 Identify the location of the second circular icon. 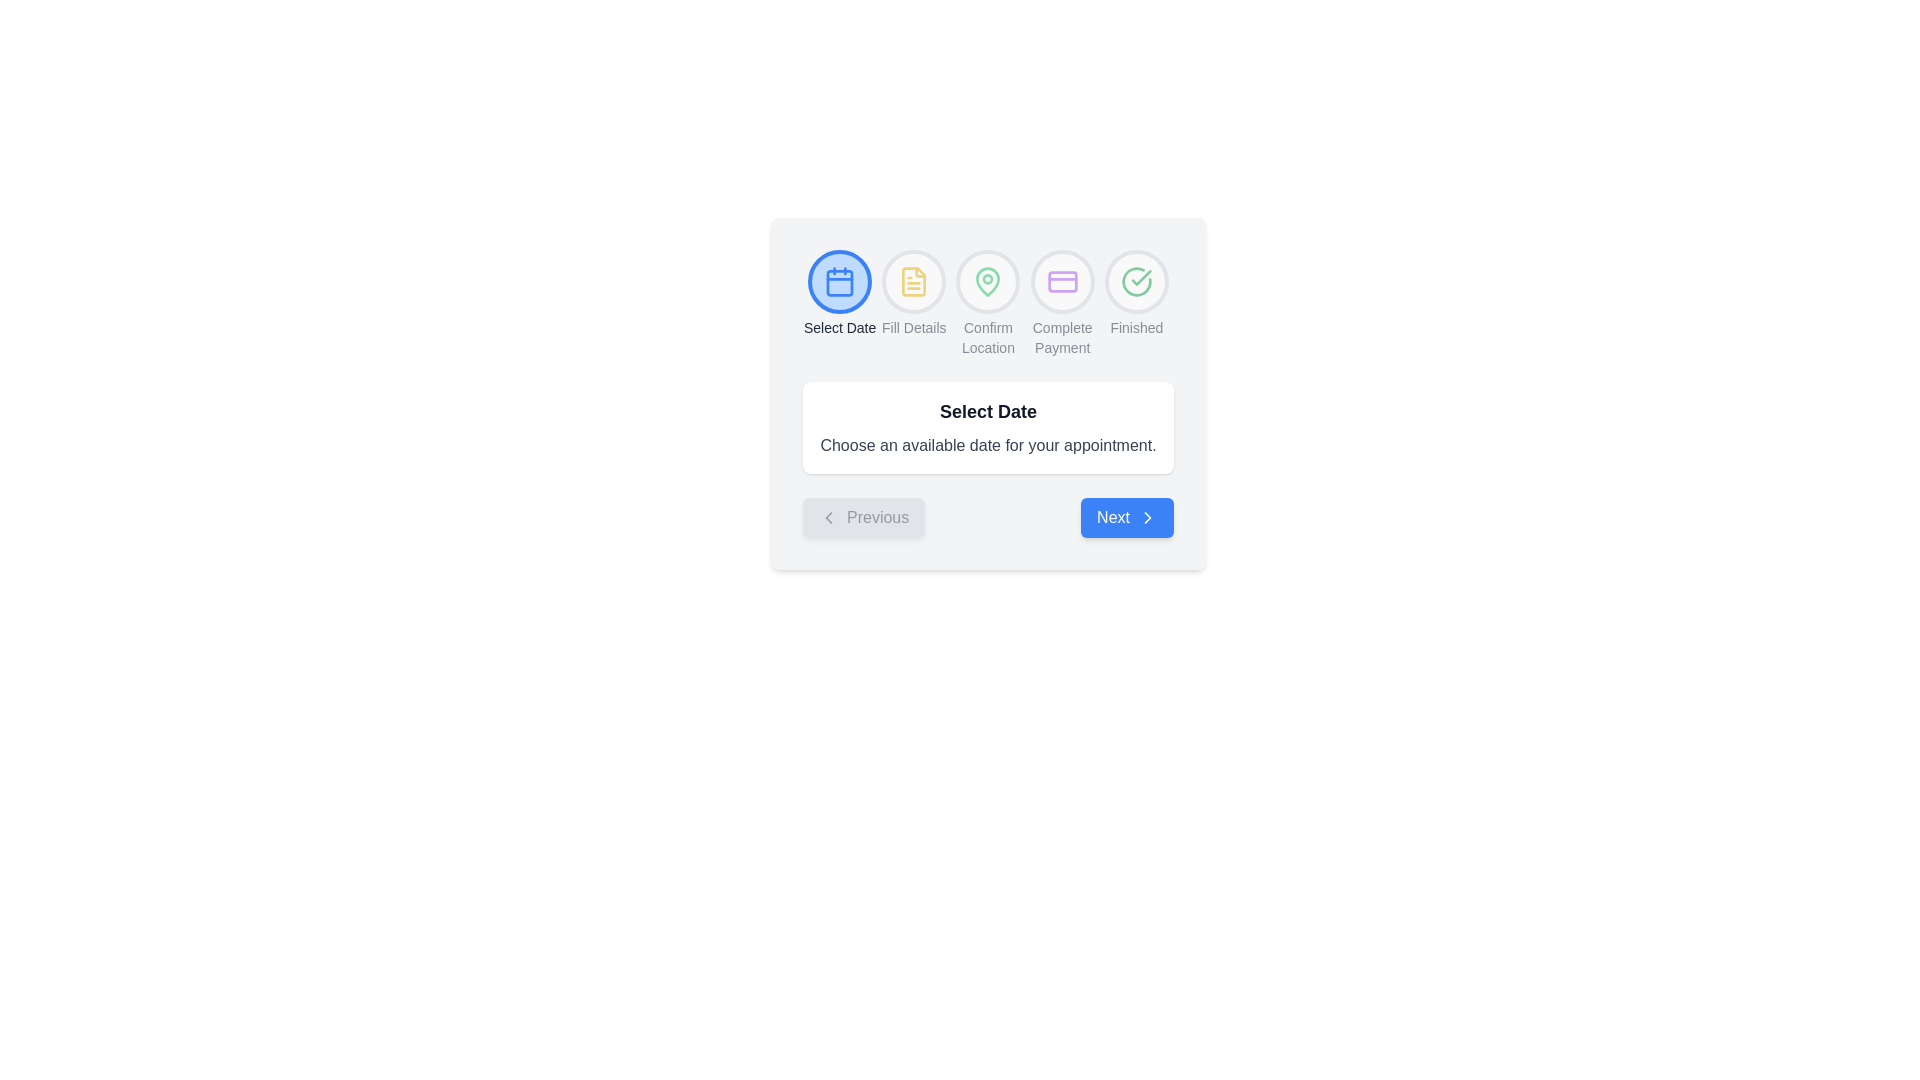
(913, 281).